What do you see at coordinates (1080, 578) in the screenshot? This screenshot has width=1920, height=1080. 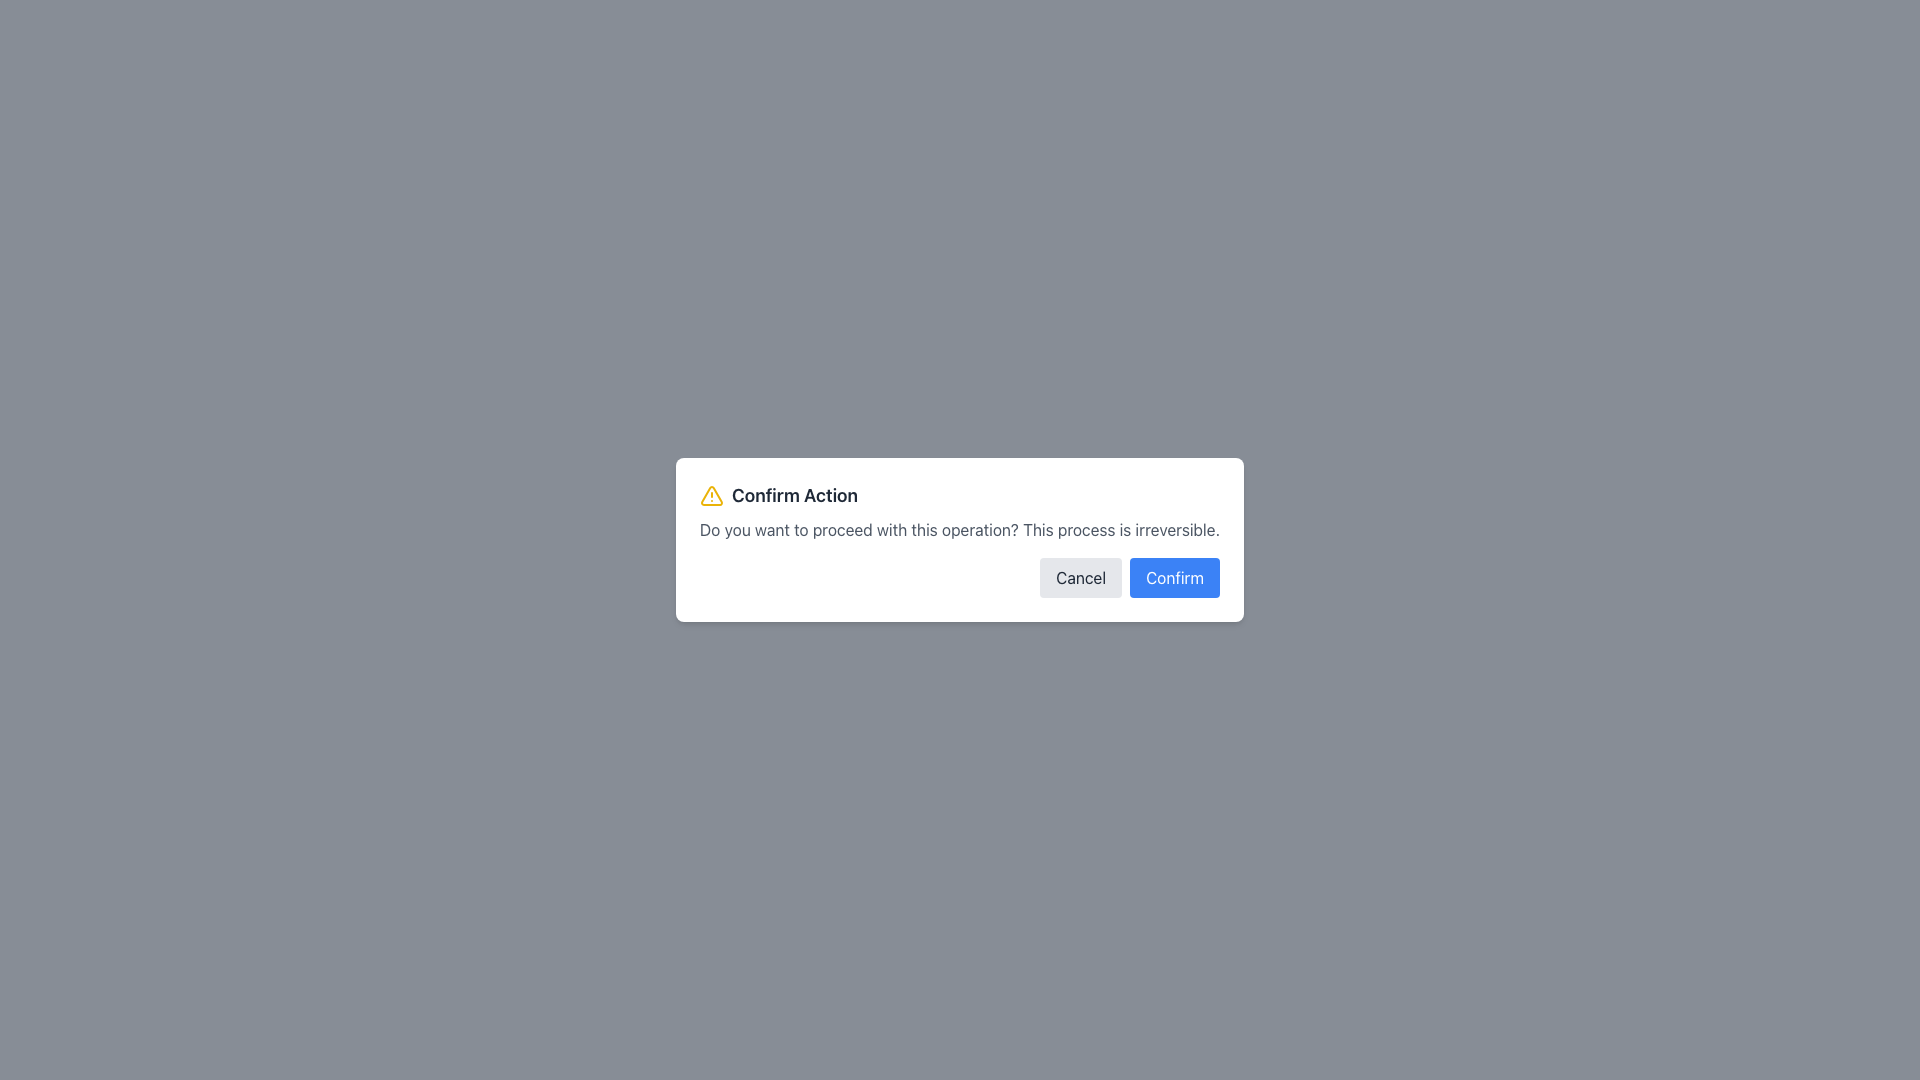 I see `the cancellation button located on the right side of the confirmation modal to observe its hover styling effects` at bounding box center [1080, 578].